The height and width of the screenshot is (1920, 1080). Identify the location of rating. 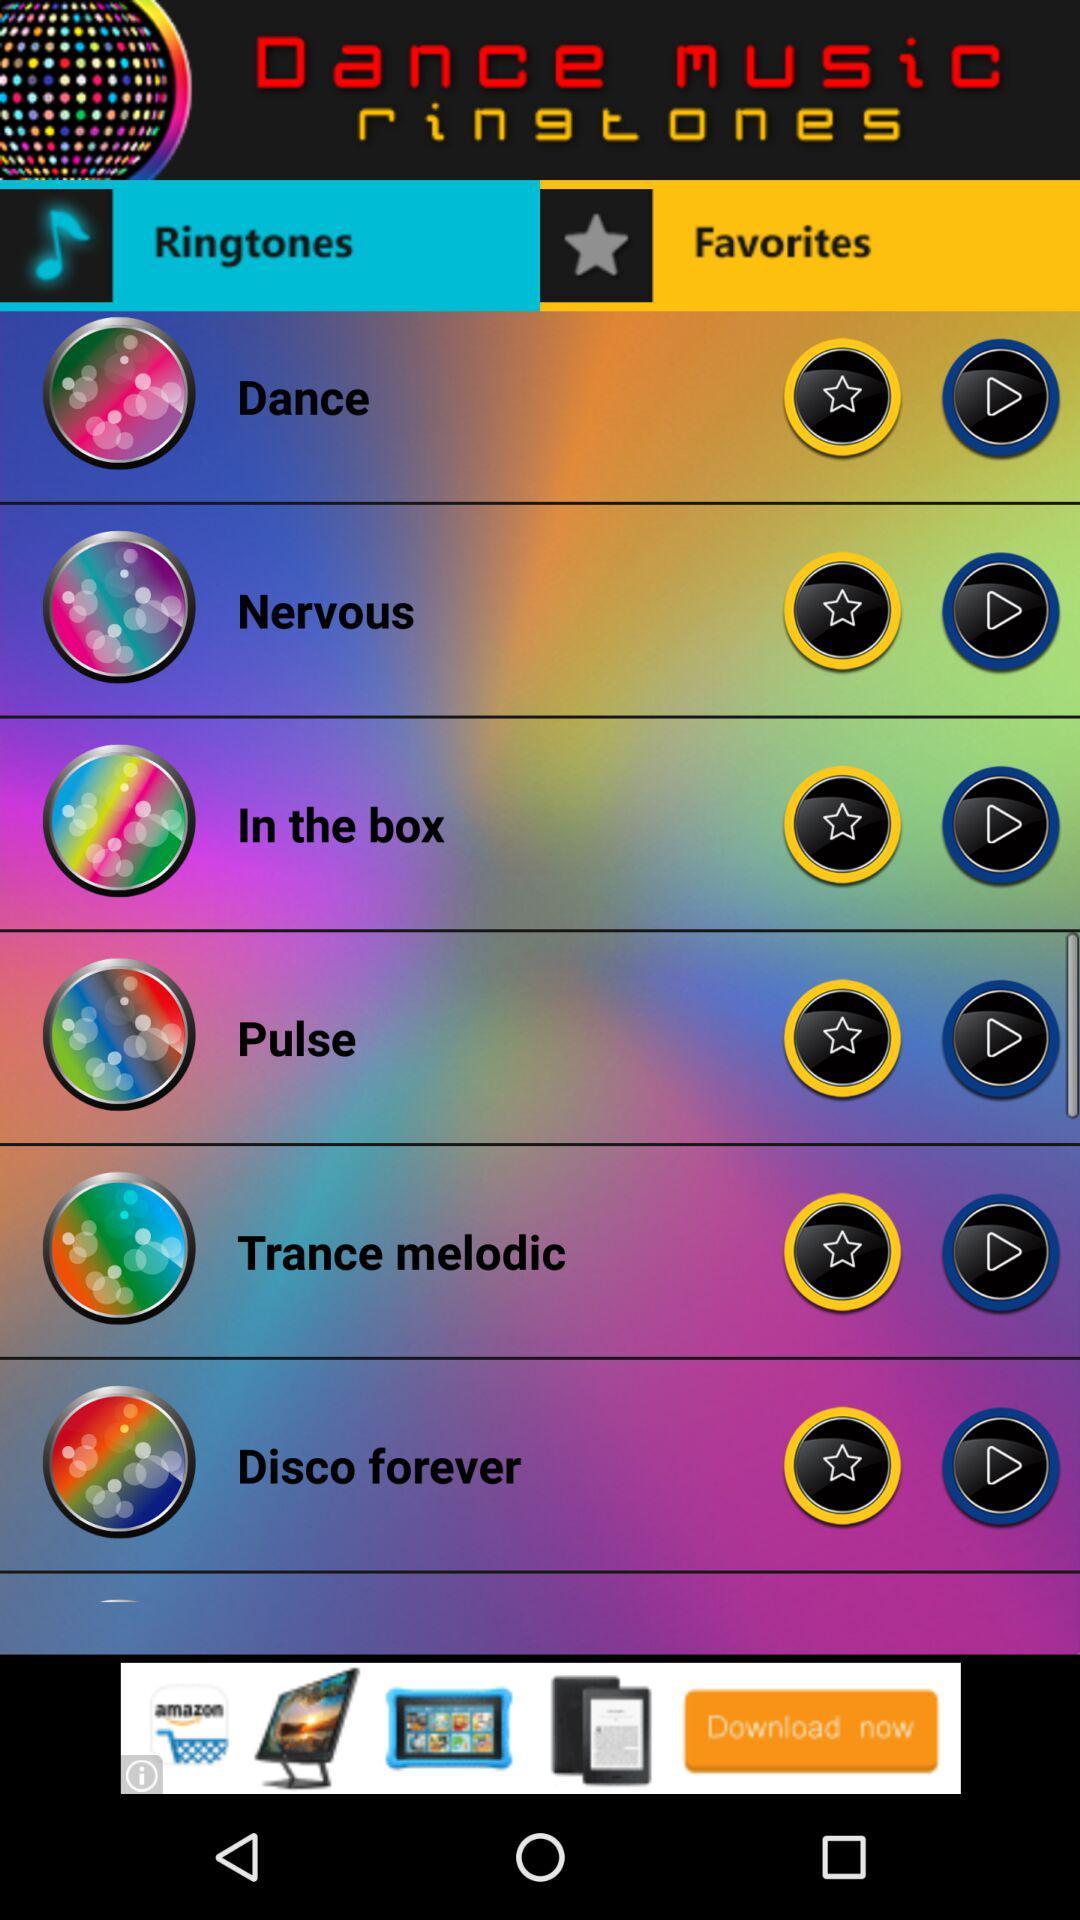
(843, 594).